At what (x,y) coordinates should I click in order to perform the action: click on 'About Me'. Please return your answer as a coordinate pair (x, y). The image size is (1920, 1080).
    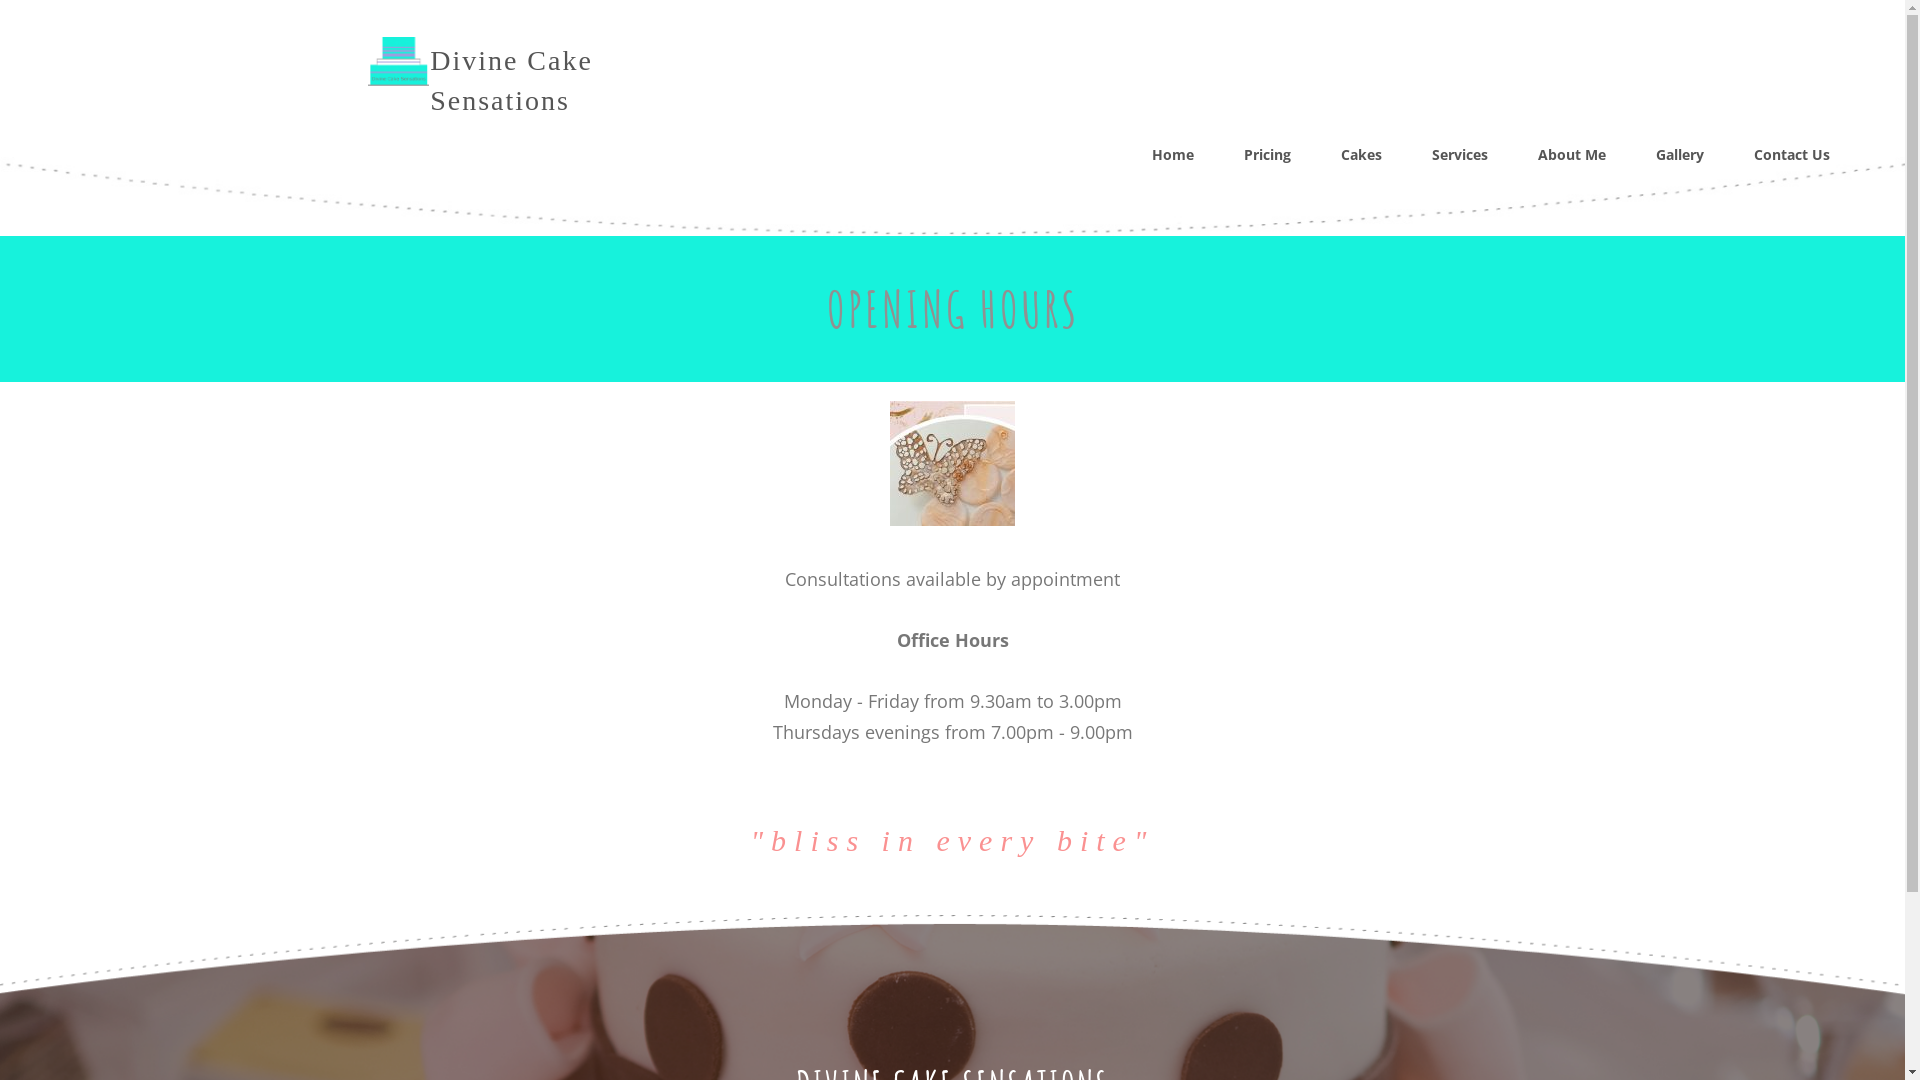
    Looking at the image, I should click on (1570, 153).